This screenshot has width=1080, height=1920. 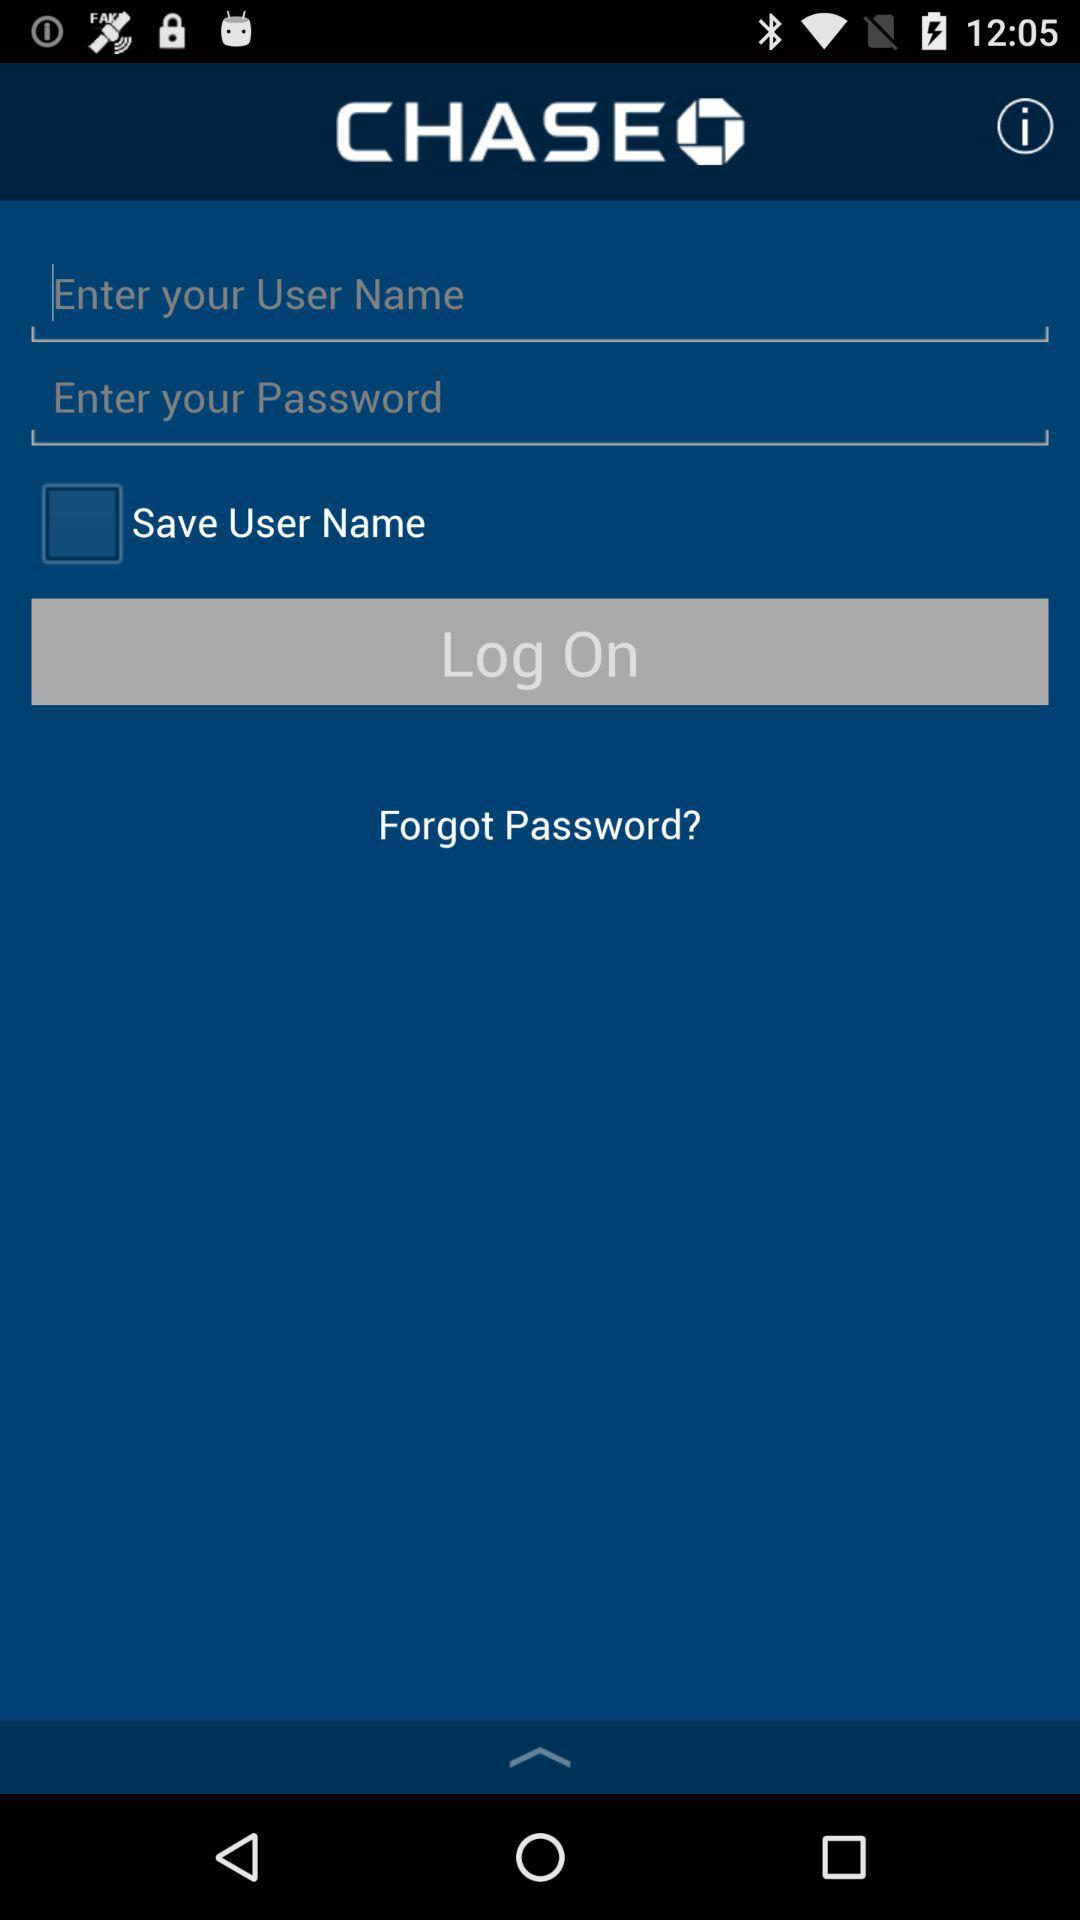 I want to click on icon to the left of save user name, so click(x=80, y=522).